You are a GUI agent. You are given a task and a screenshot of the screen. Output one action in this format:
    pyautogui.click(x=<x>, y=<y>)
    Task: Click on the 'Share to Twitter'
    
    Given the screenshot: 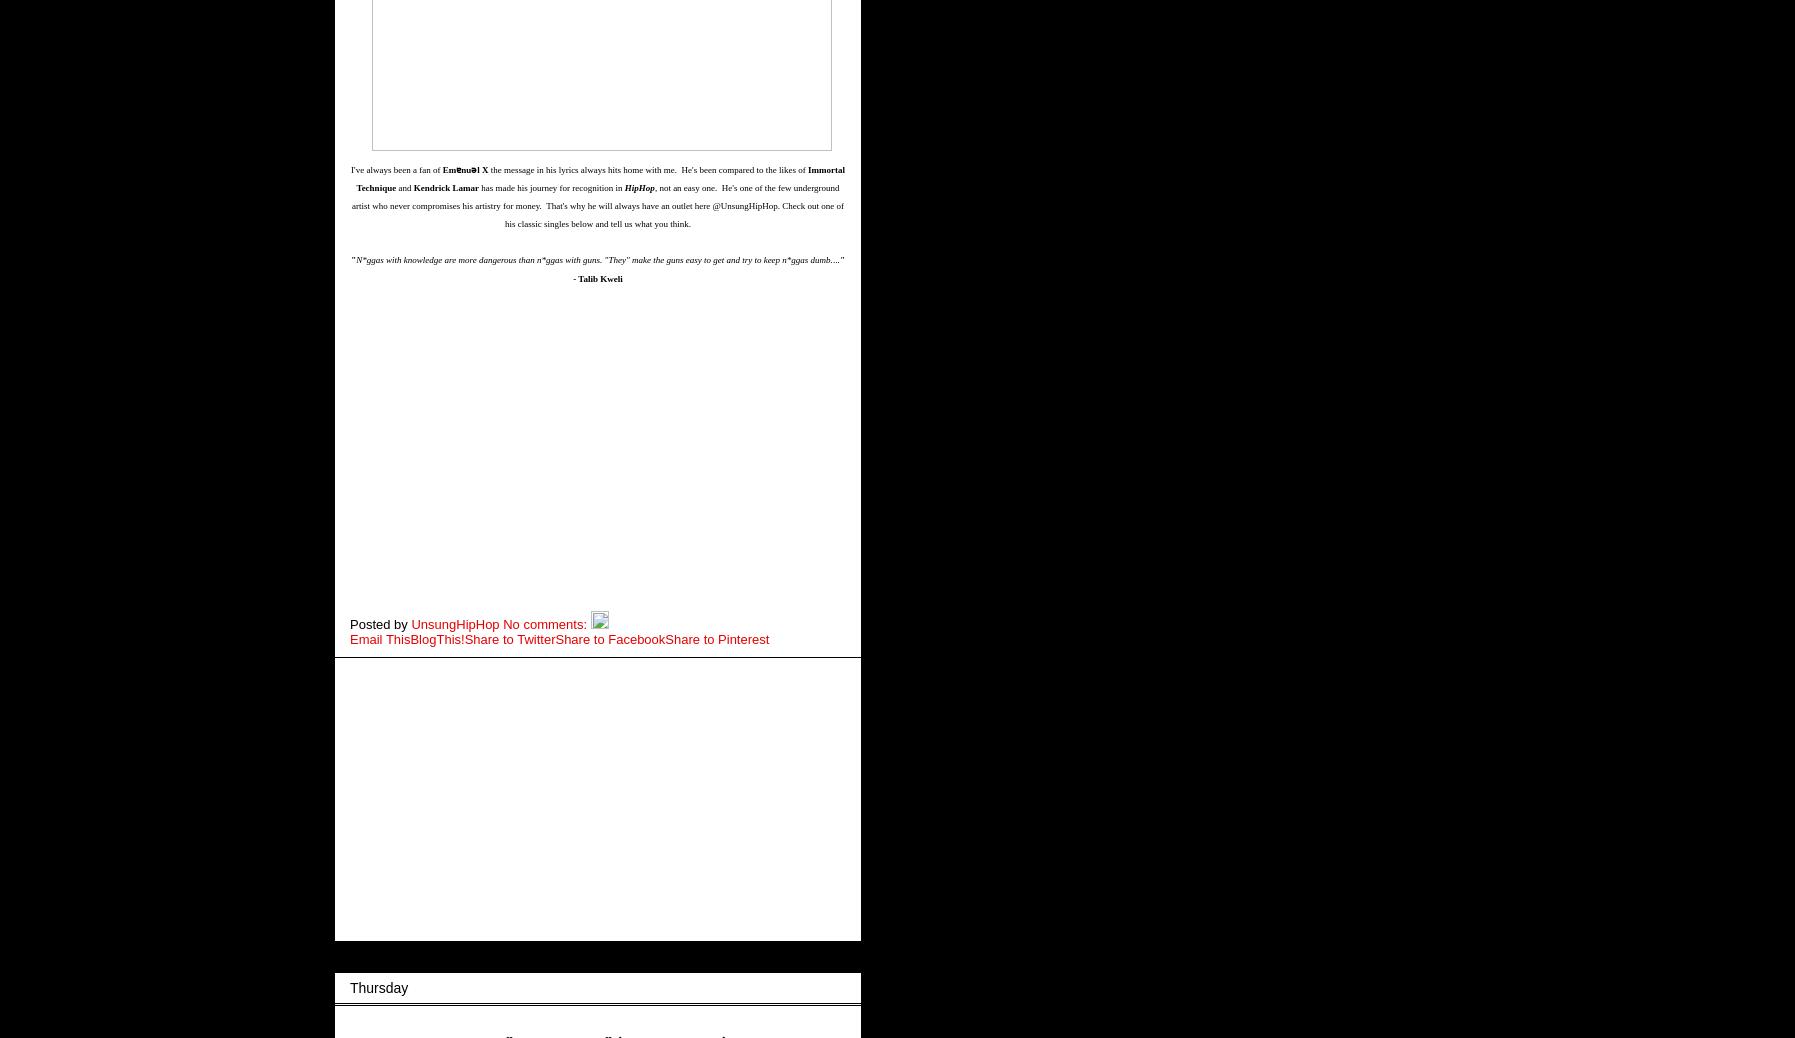 What is the action you would take?
    pyautogui.click(x=509, y=637)
    